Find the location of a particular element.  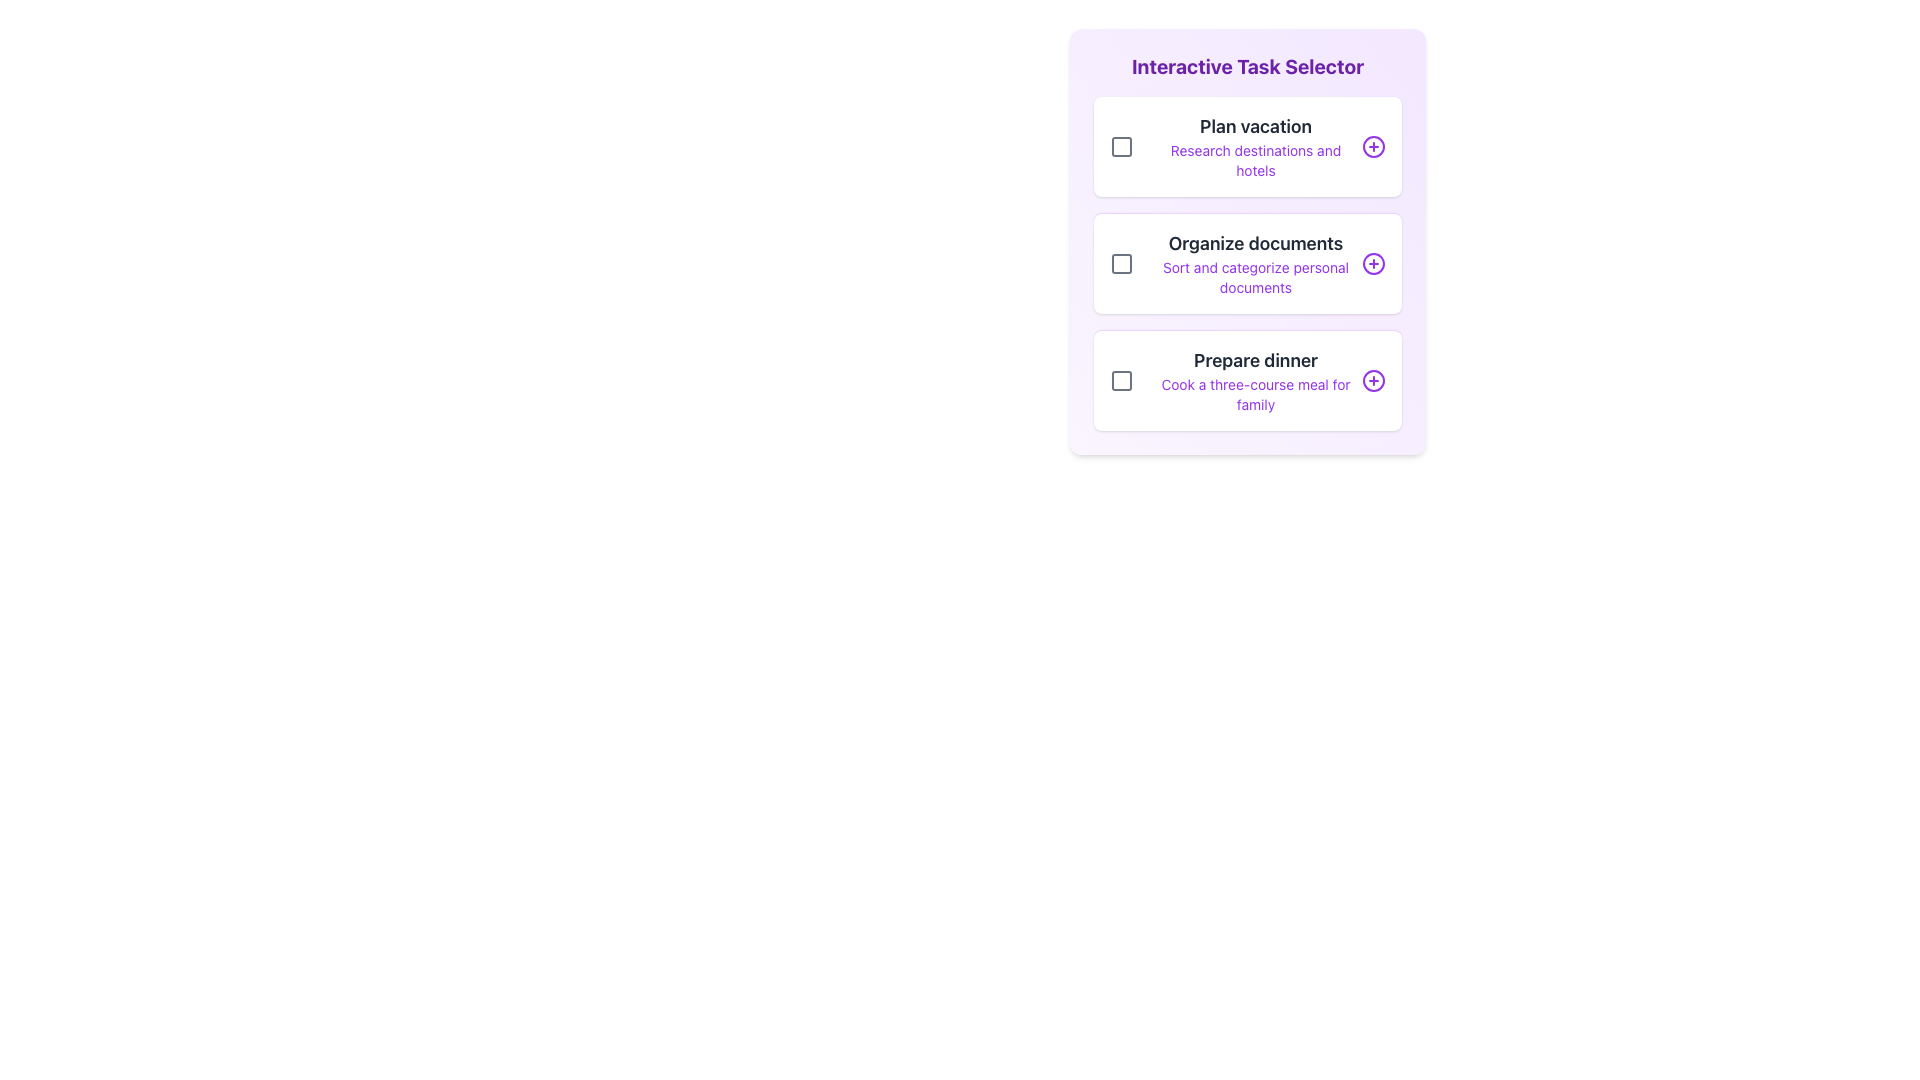

the circular button with a purple outline and plus sign, located in the 'Prepare dinner' task card is located at coordinates (1372, 381).